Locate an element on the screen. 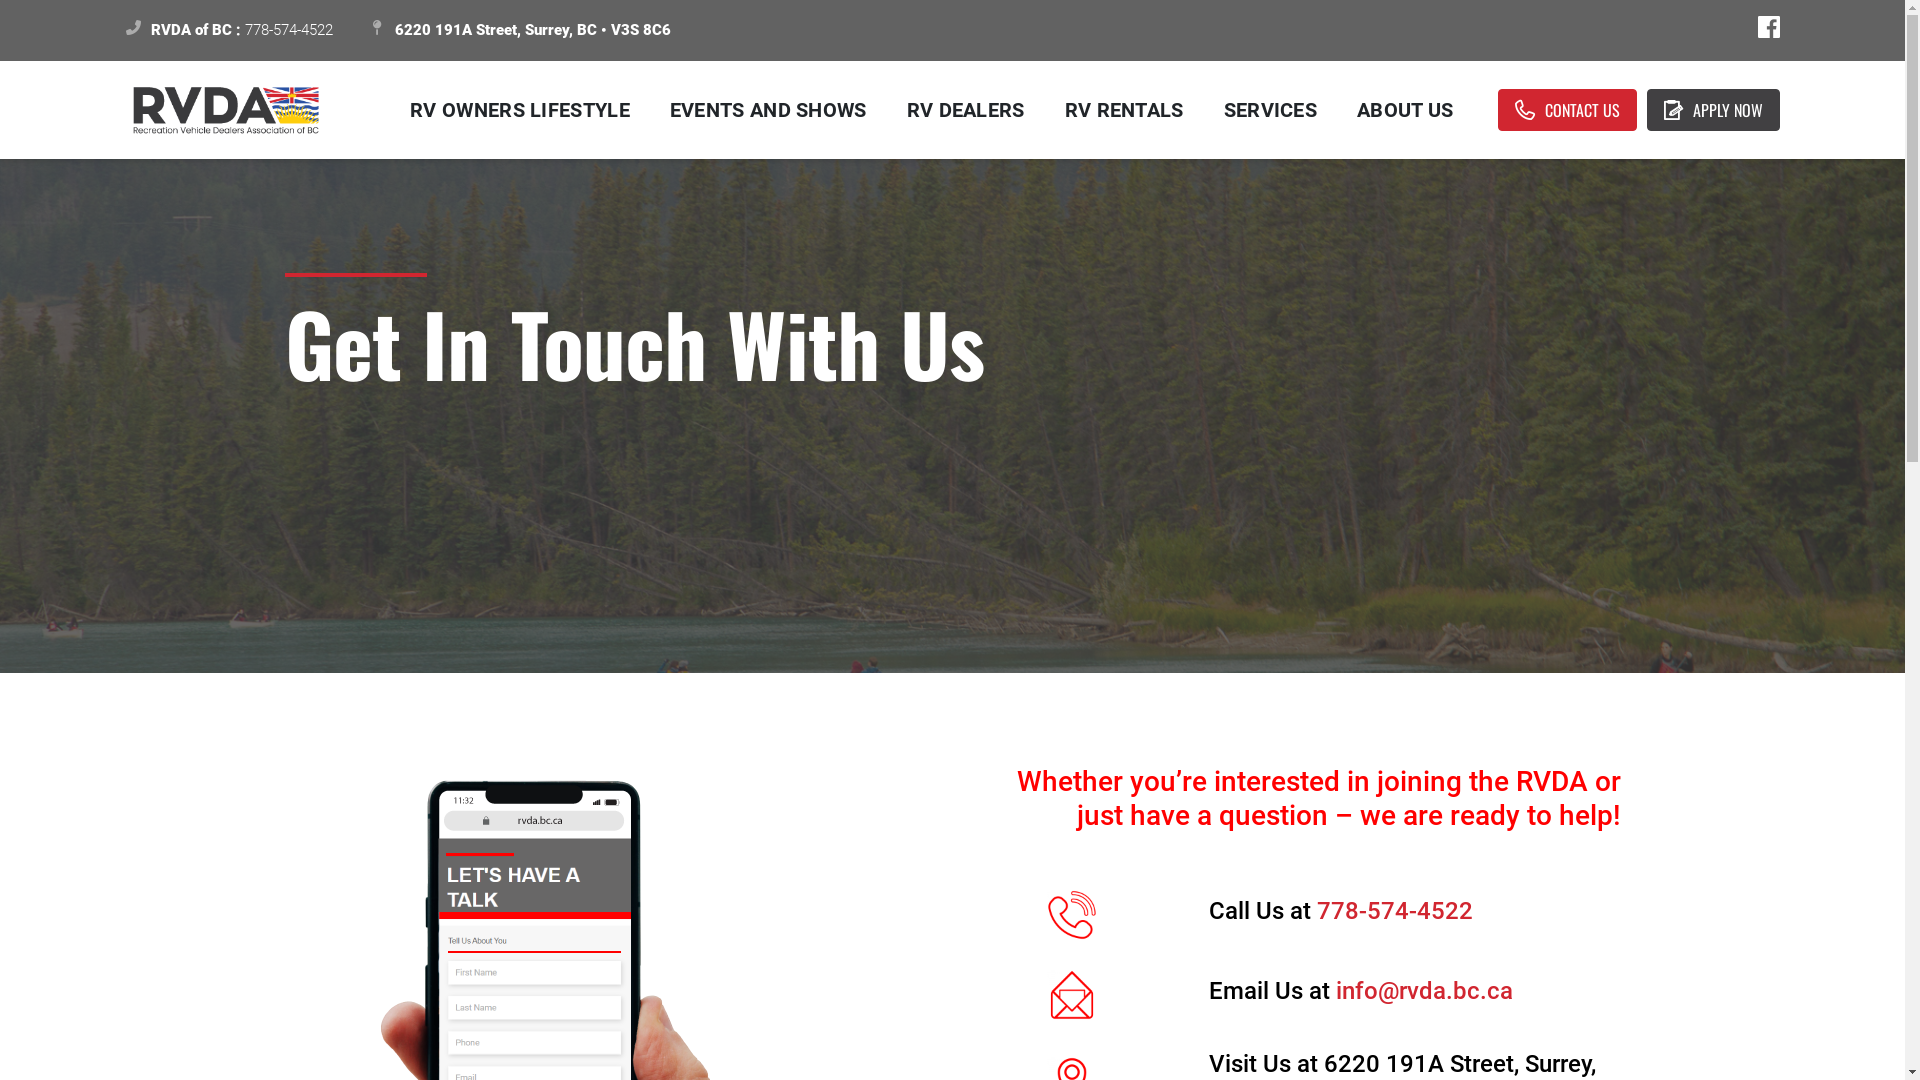  'RVDA of BC : 778-574-4522' is located at coordinates (229, 30).